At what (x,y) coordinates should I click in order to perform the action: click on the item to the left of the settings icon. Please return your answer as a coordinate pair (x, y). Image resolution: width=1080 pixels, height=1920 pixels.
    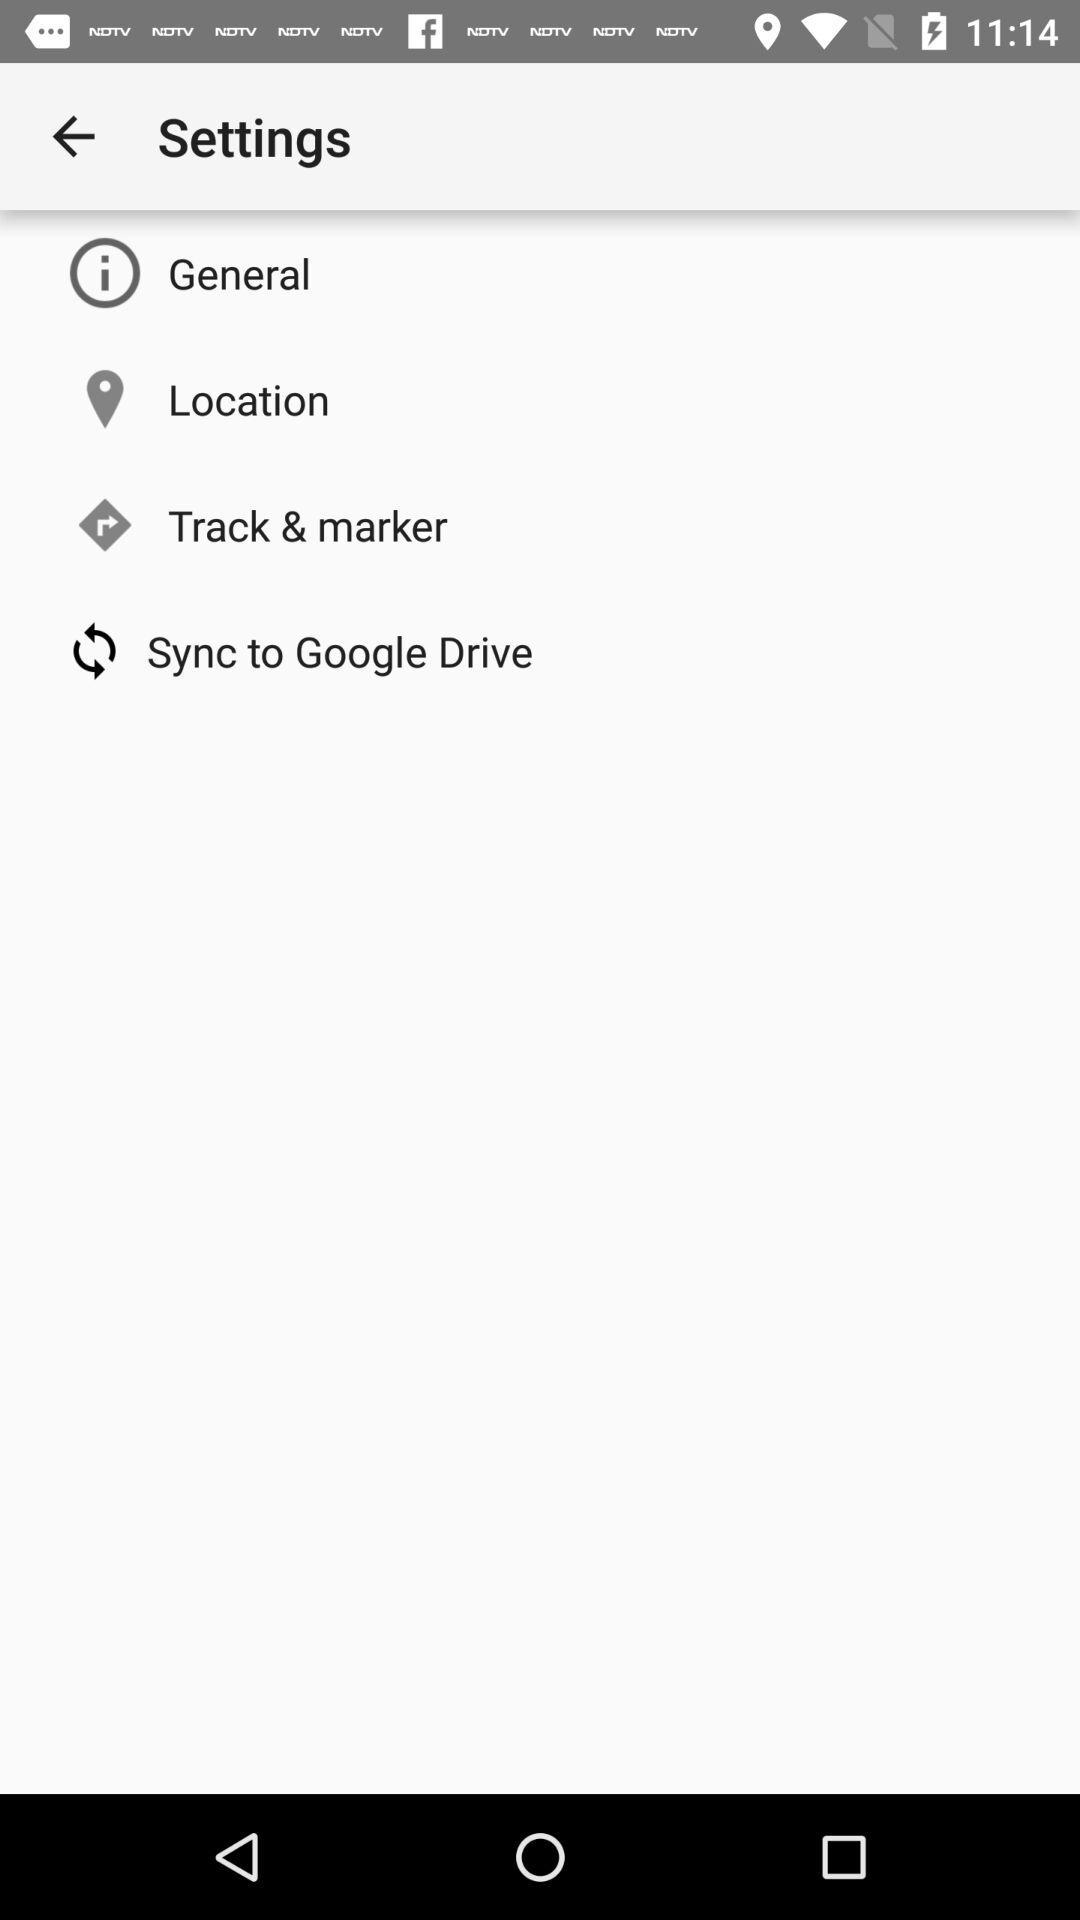
    Looking at the image, I should click on (72, 135).